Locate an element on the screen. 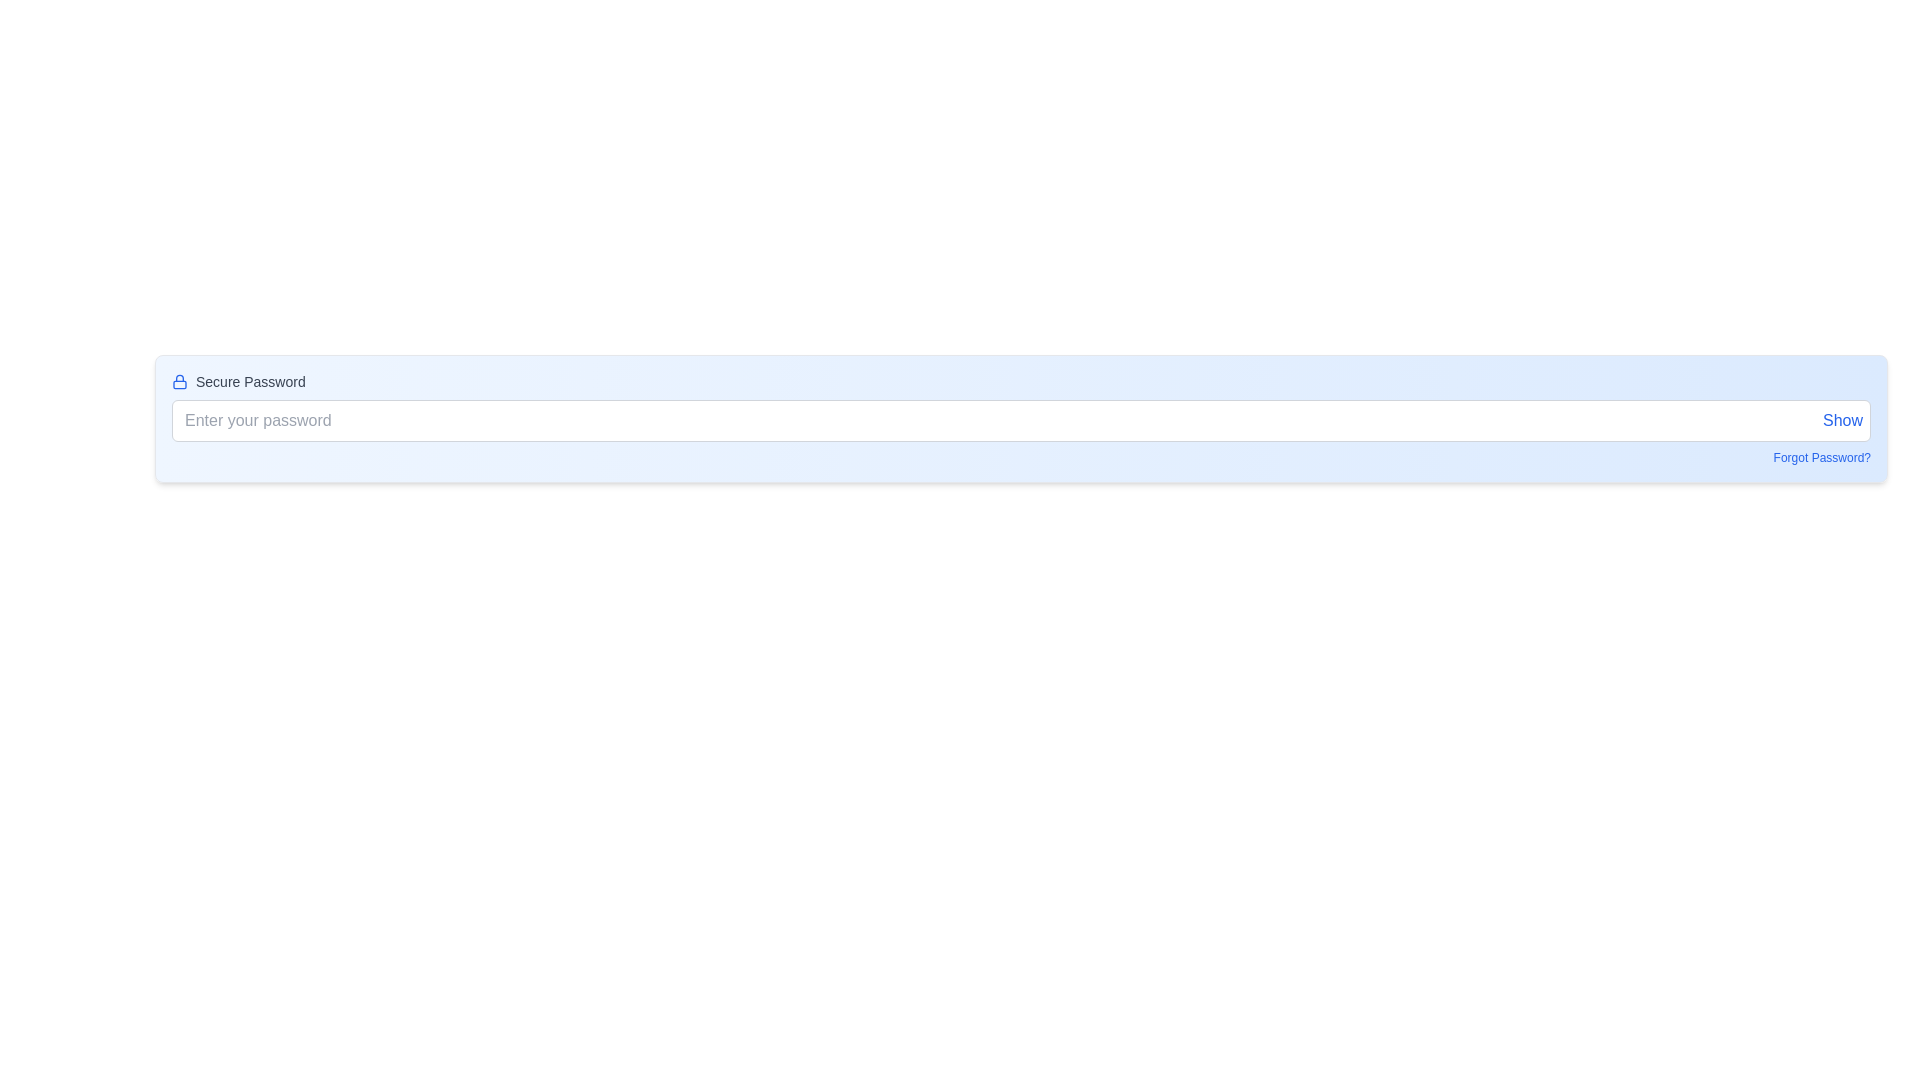  the 'Show' text button, which is a blue label that toggles password visibility, positioned to the right of the password input field is located at coordinates (1842, 419).